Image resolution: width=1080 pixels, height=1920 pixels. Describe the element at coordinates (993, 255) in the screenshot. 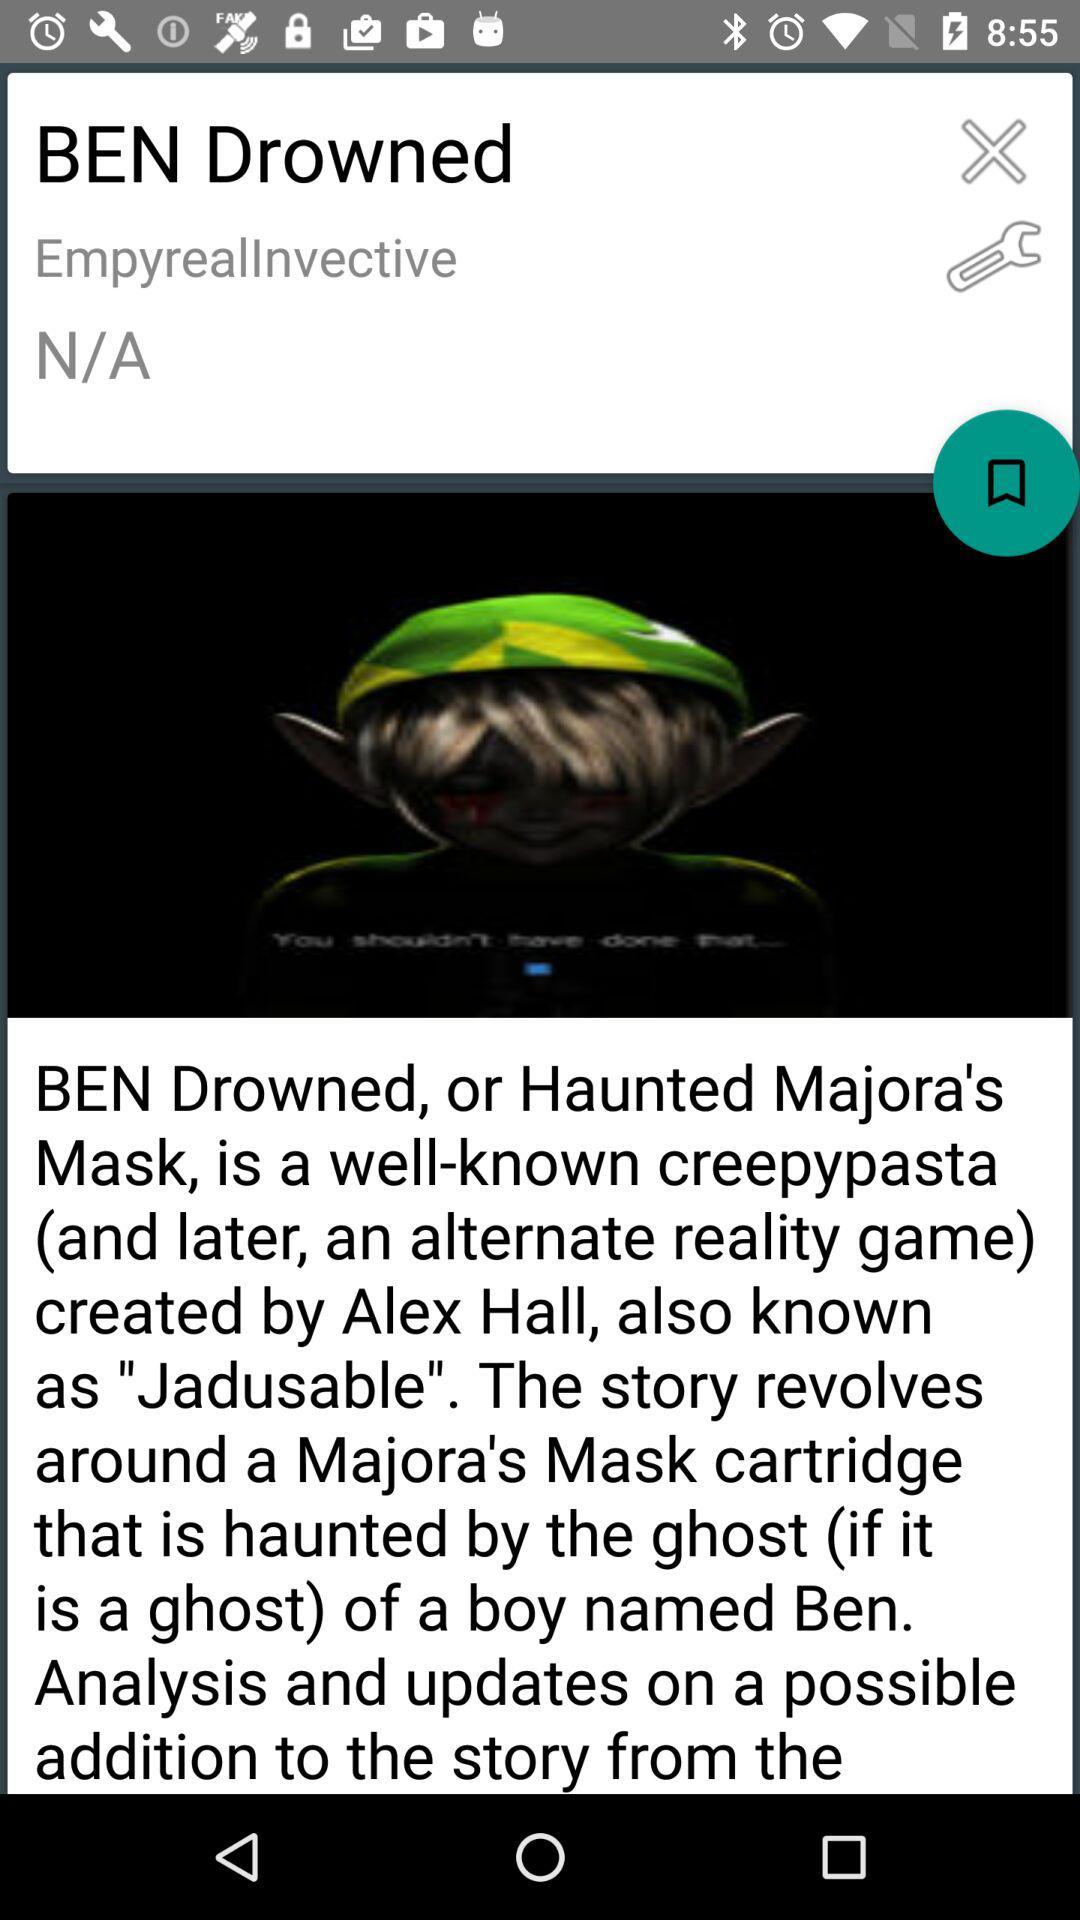

I see `repair` at that location.